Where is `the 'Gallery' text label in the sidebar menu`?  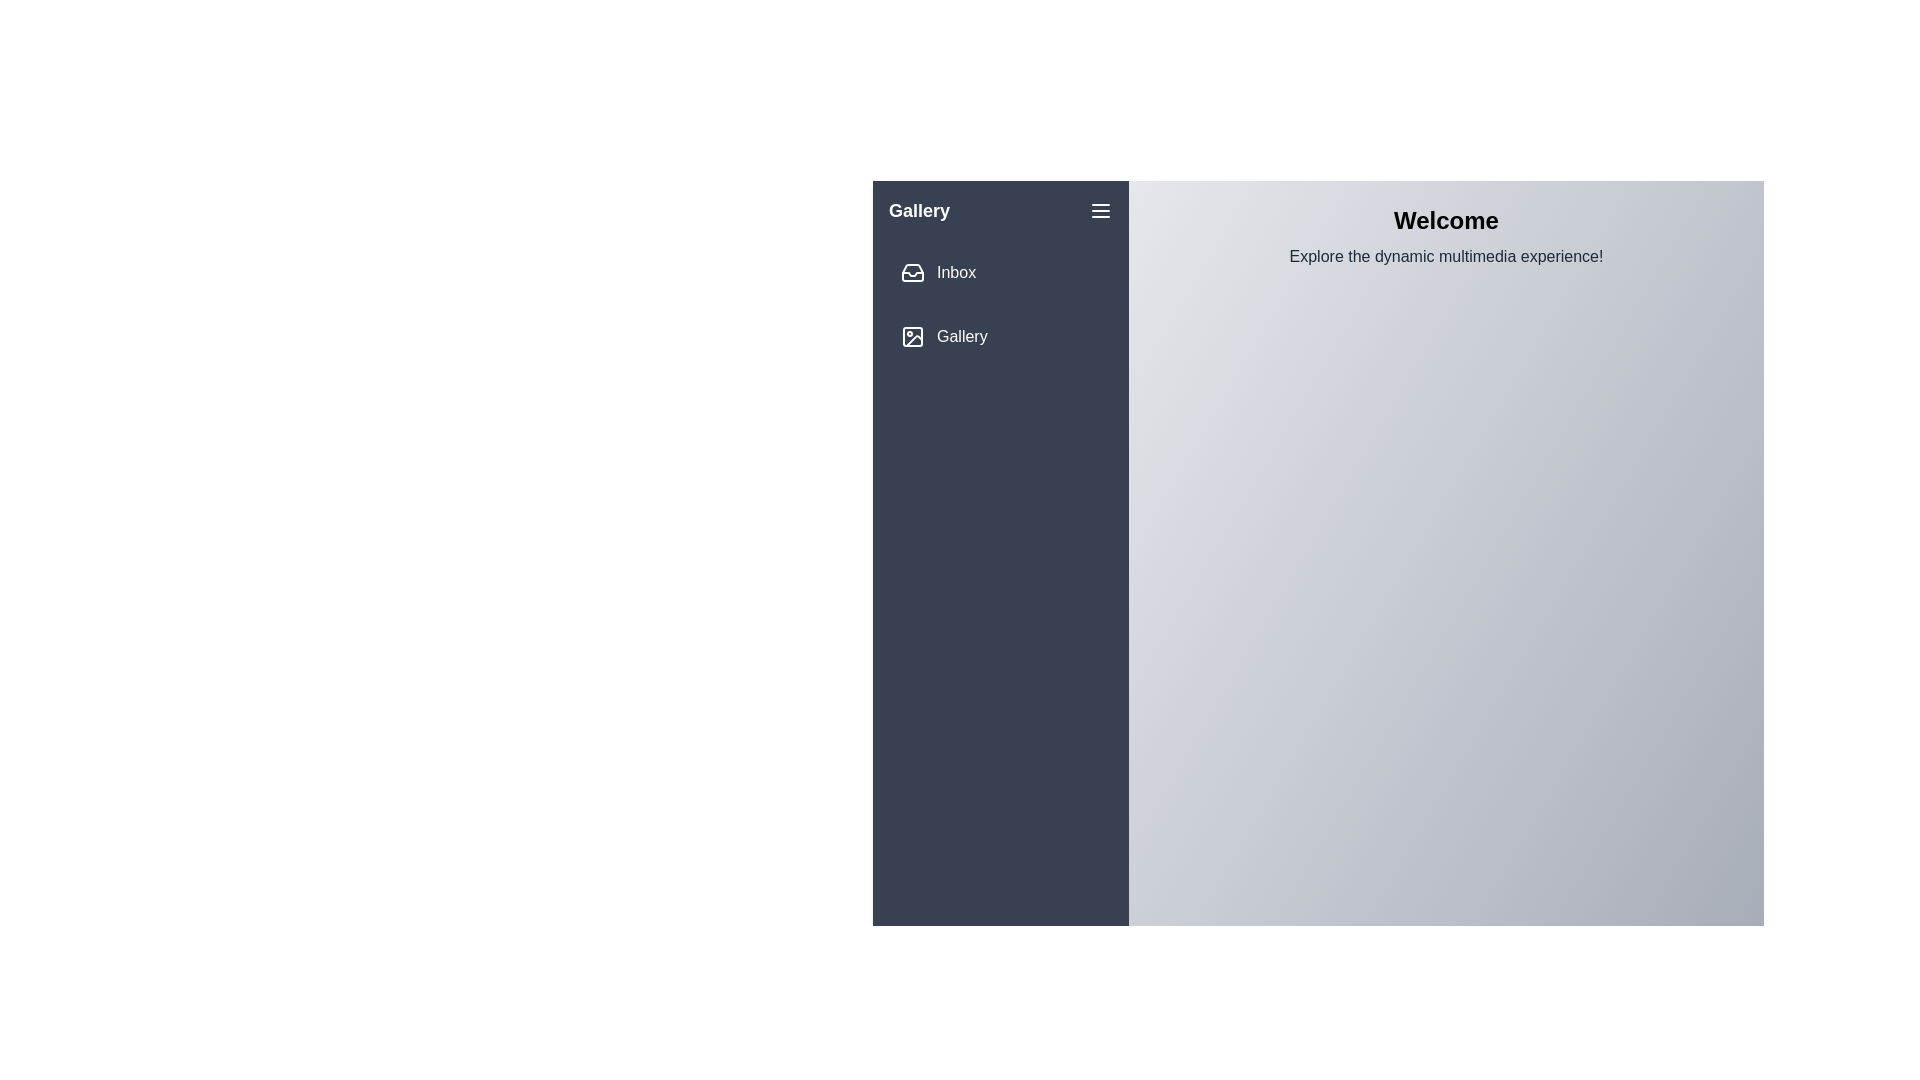
the 'Gallery' text label in the sidebar menu is located at coordinates (962, 335).